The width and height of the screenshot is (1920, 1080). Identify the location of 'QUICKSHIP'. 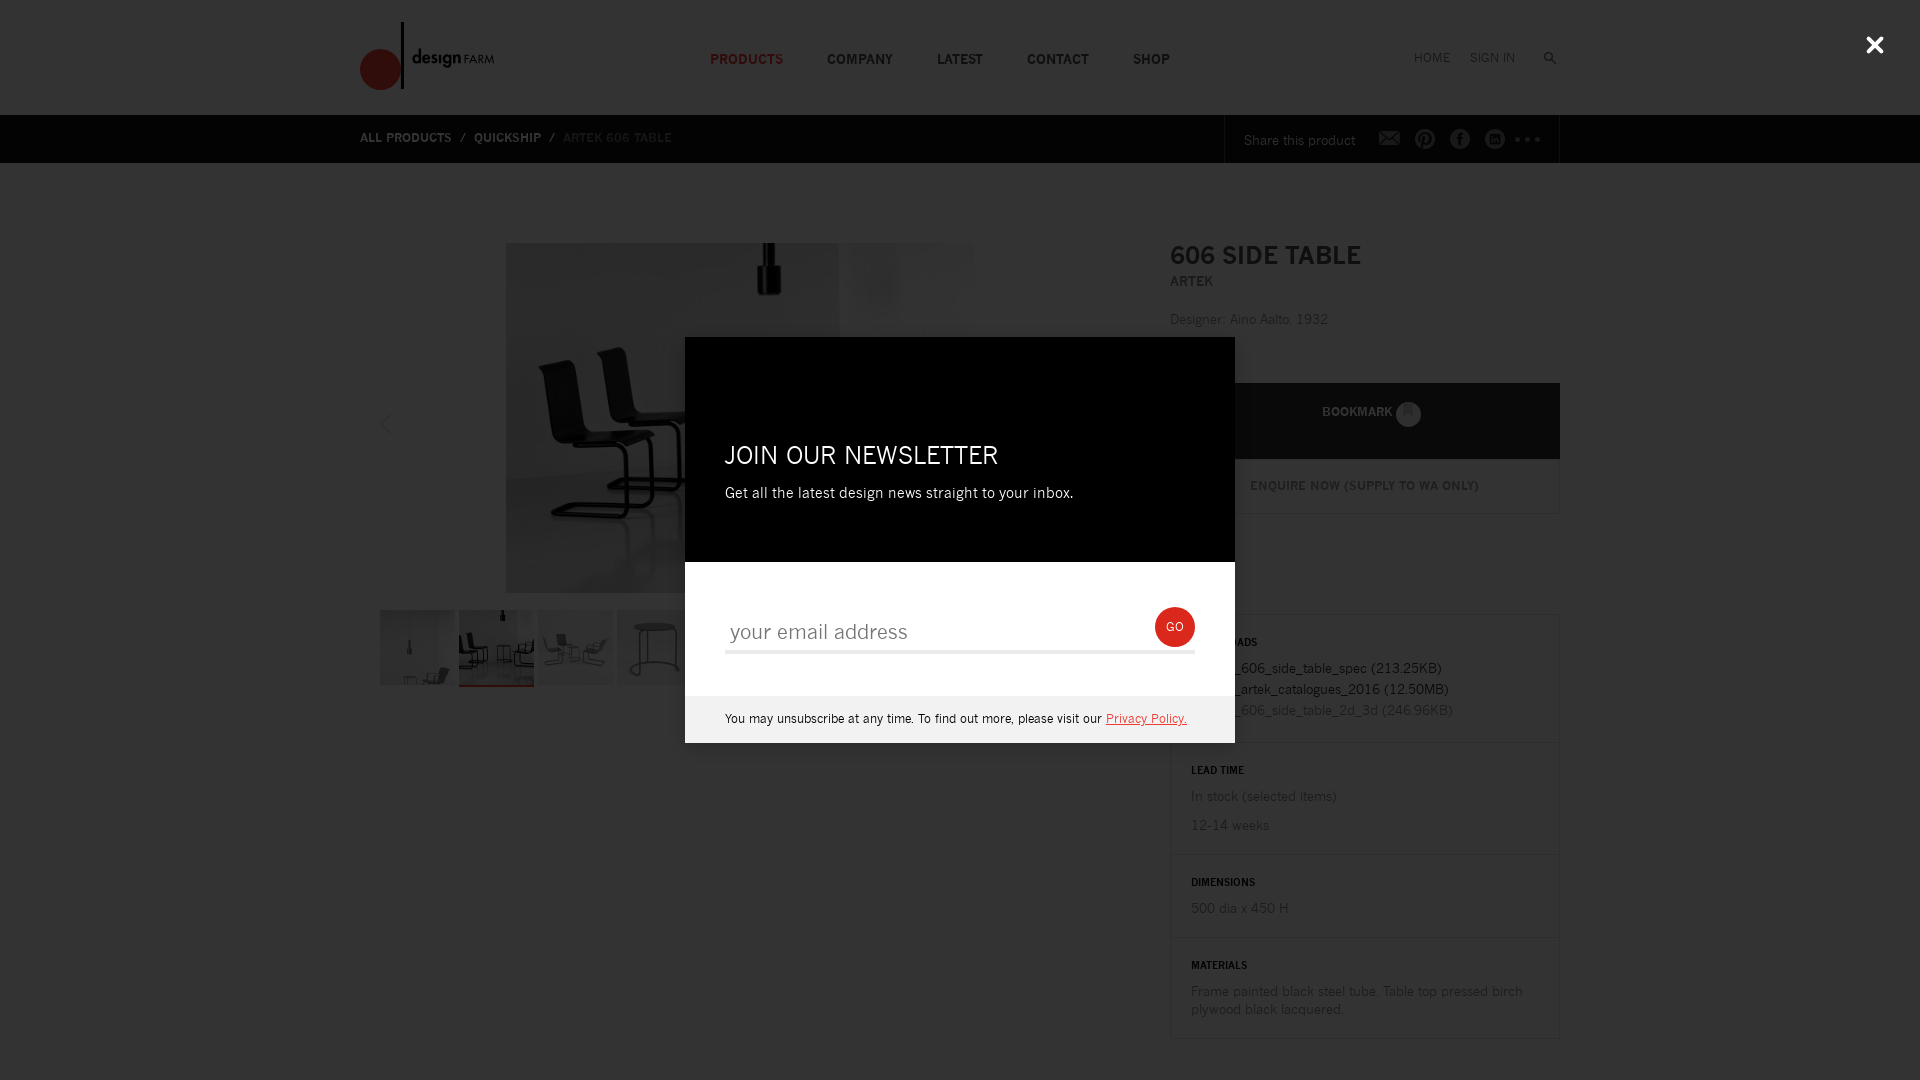
(516, 136).